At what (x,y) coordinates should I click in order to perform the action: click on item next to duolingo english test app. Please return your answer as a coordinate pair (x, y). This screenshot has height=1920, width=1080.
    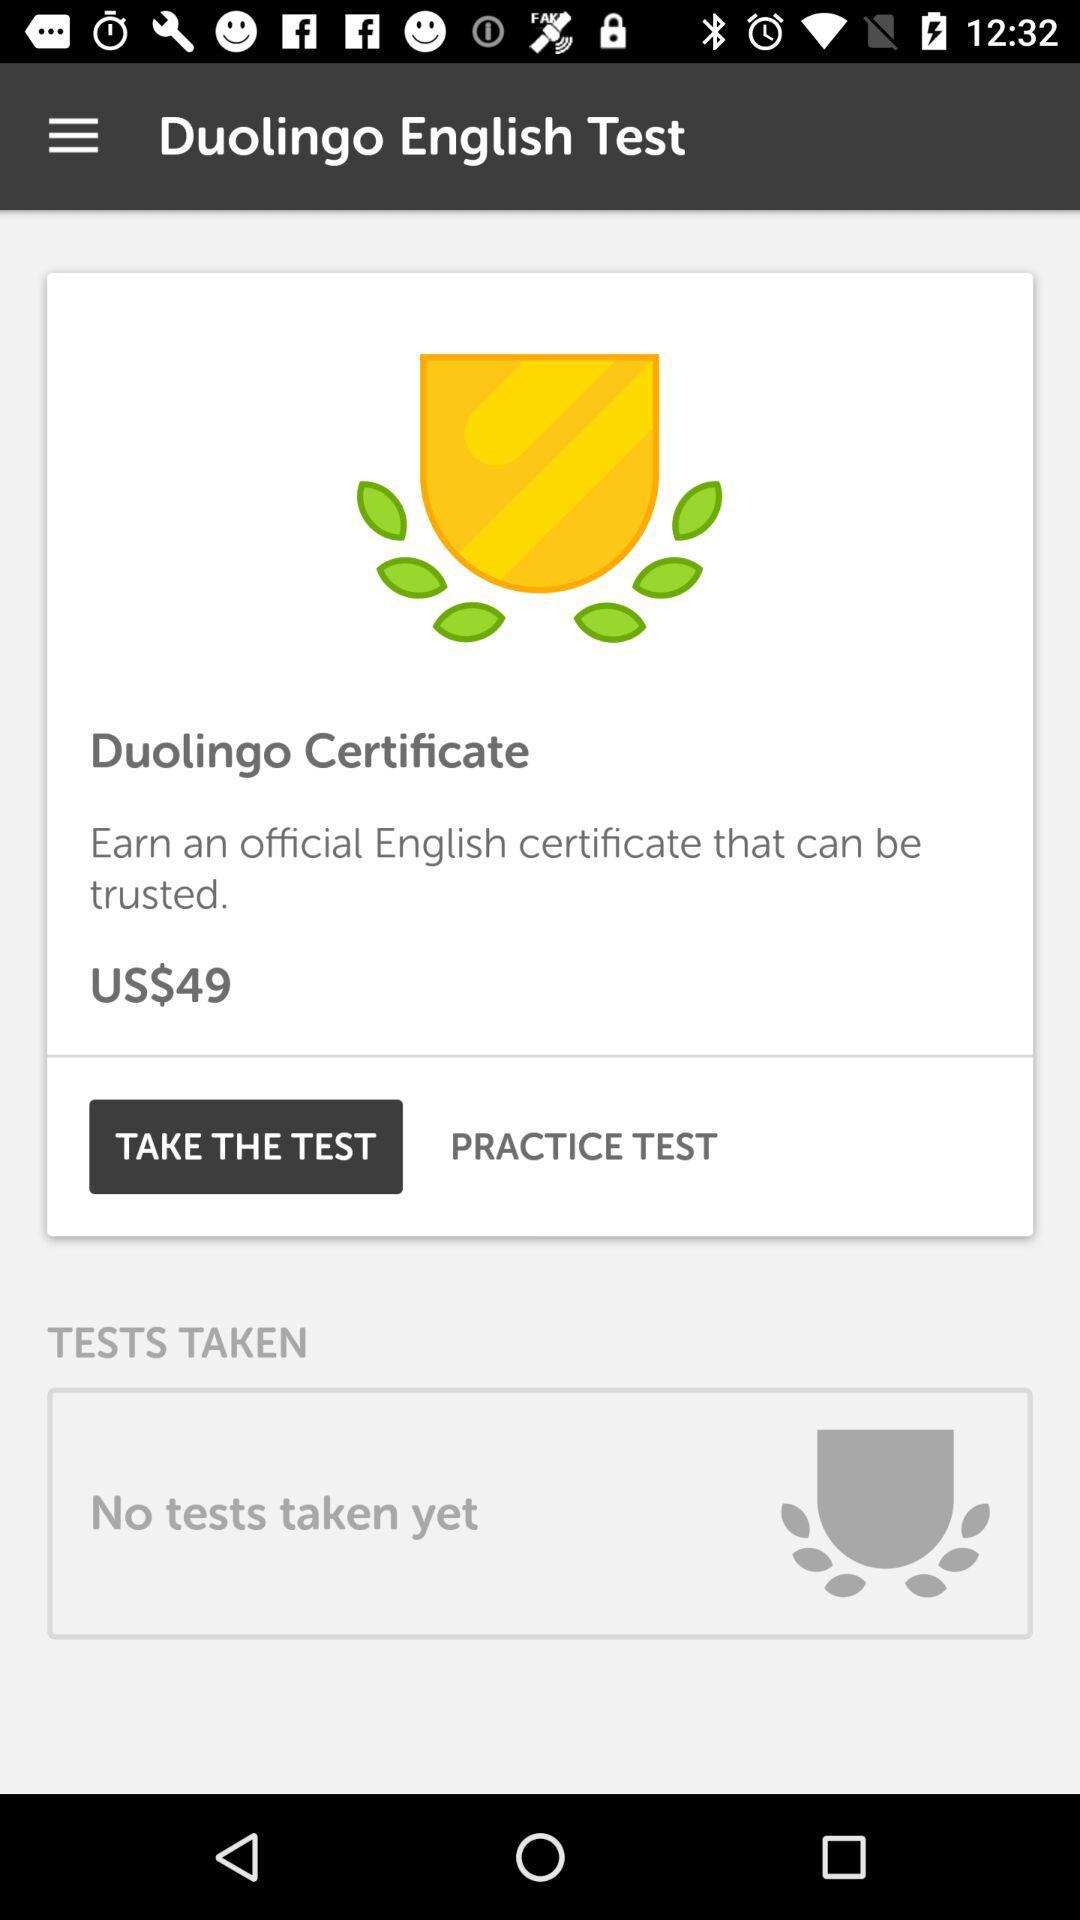
    Looking at the image, I should click on (72, 135).